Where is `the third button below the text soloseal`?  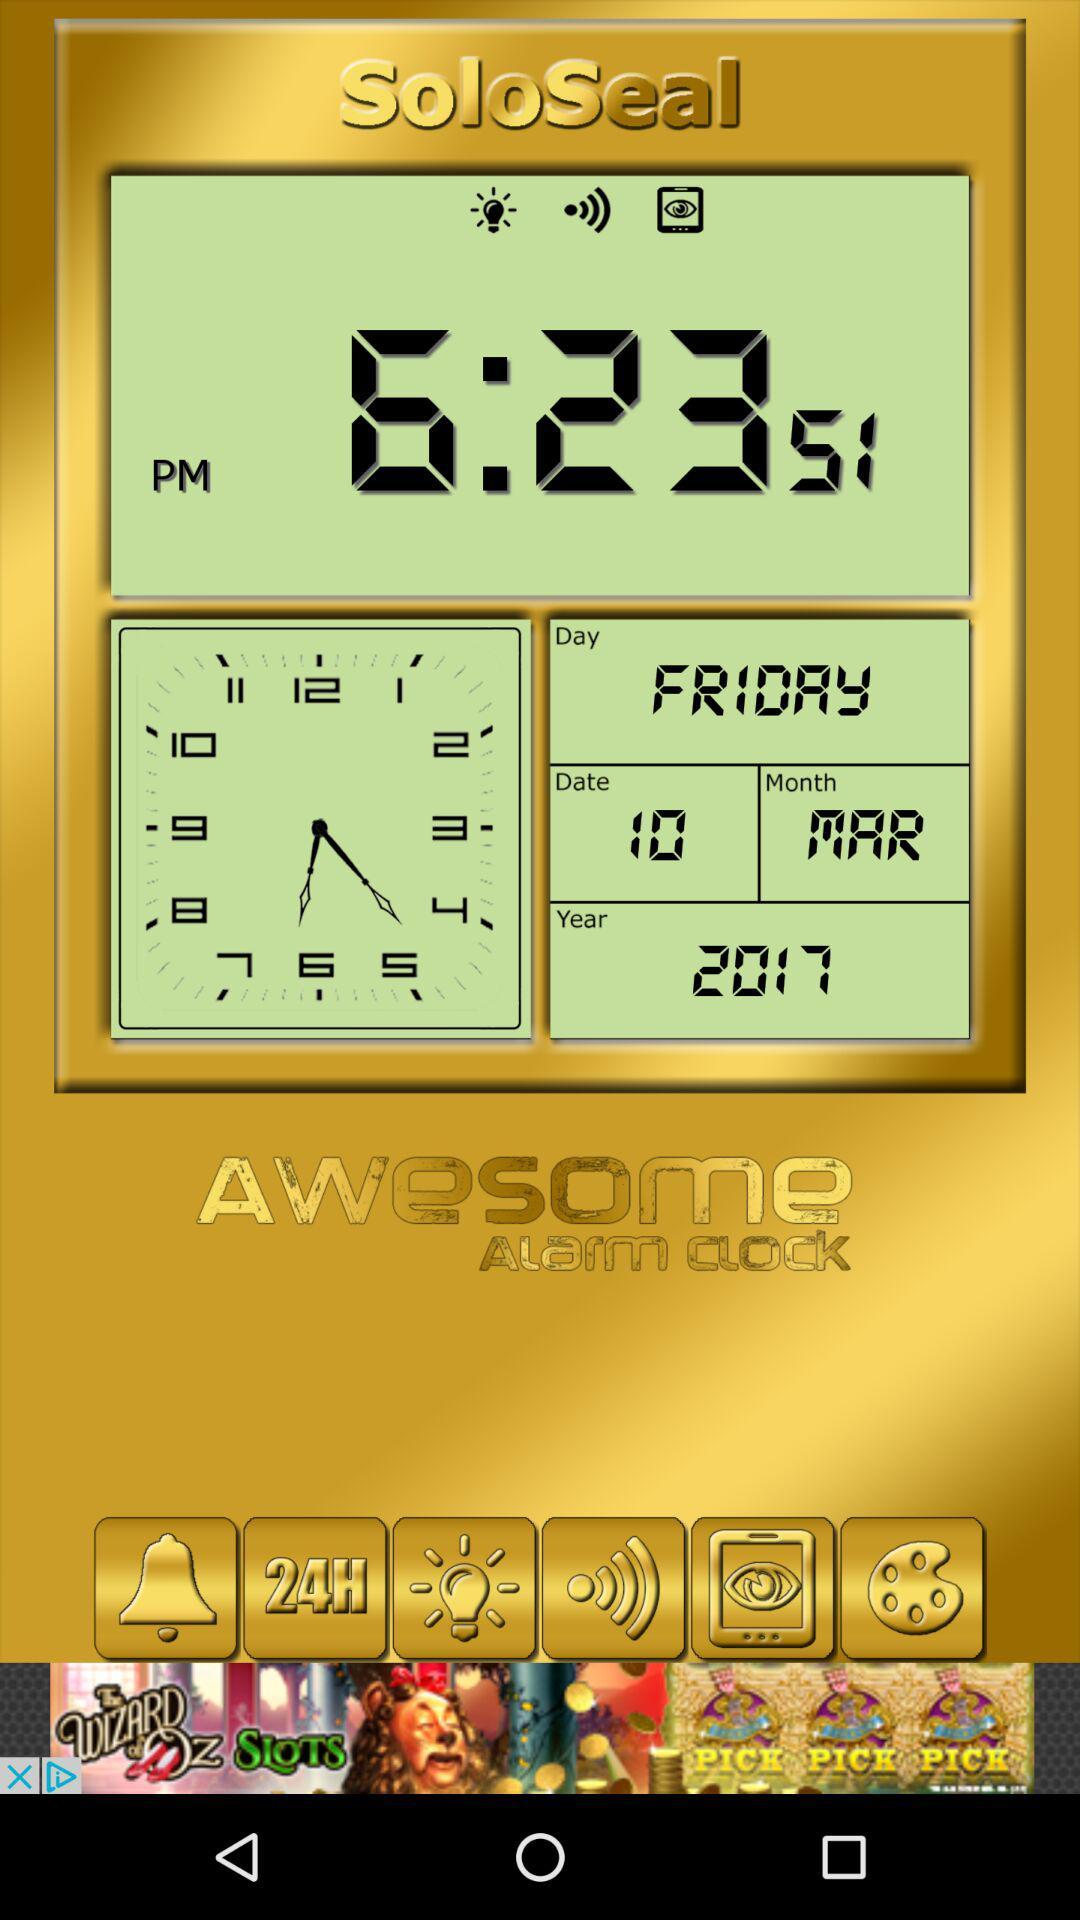 the third button below the text soloseal is located at coordinates (680, 210).